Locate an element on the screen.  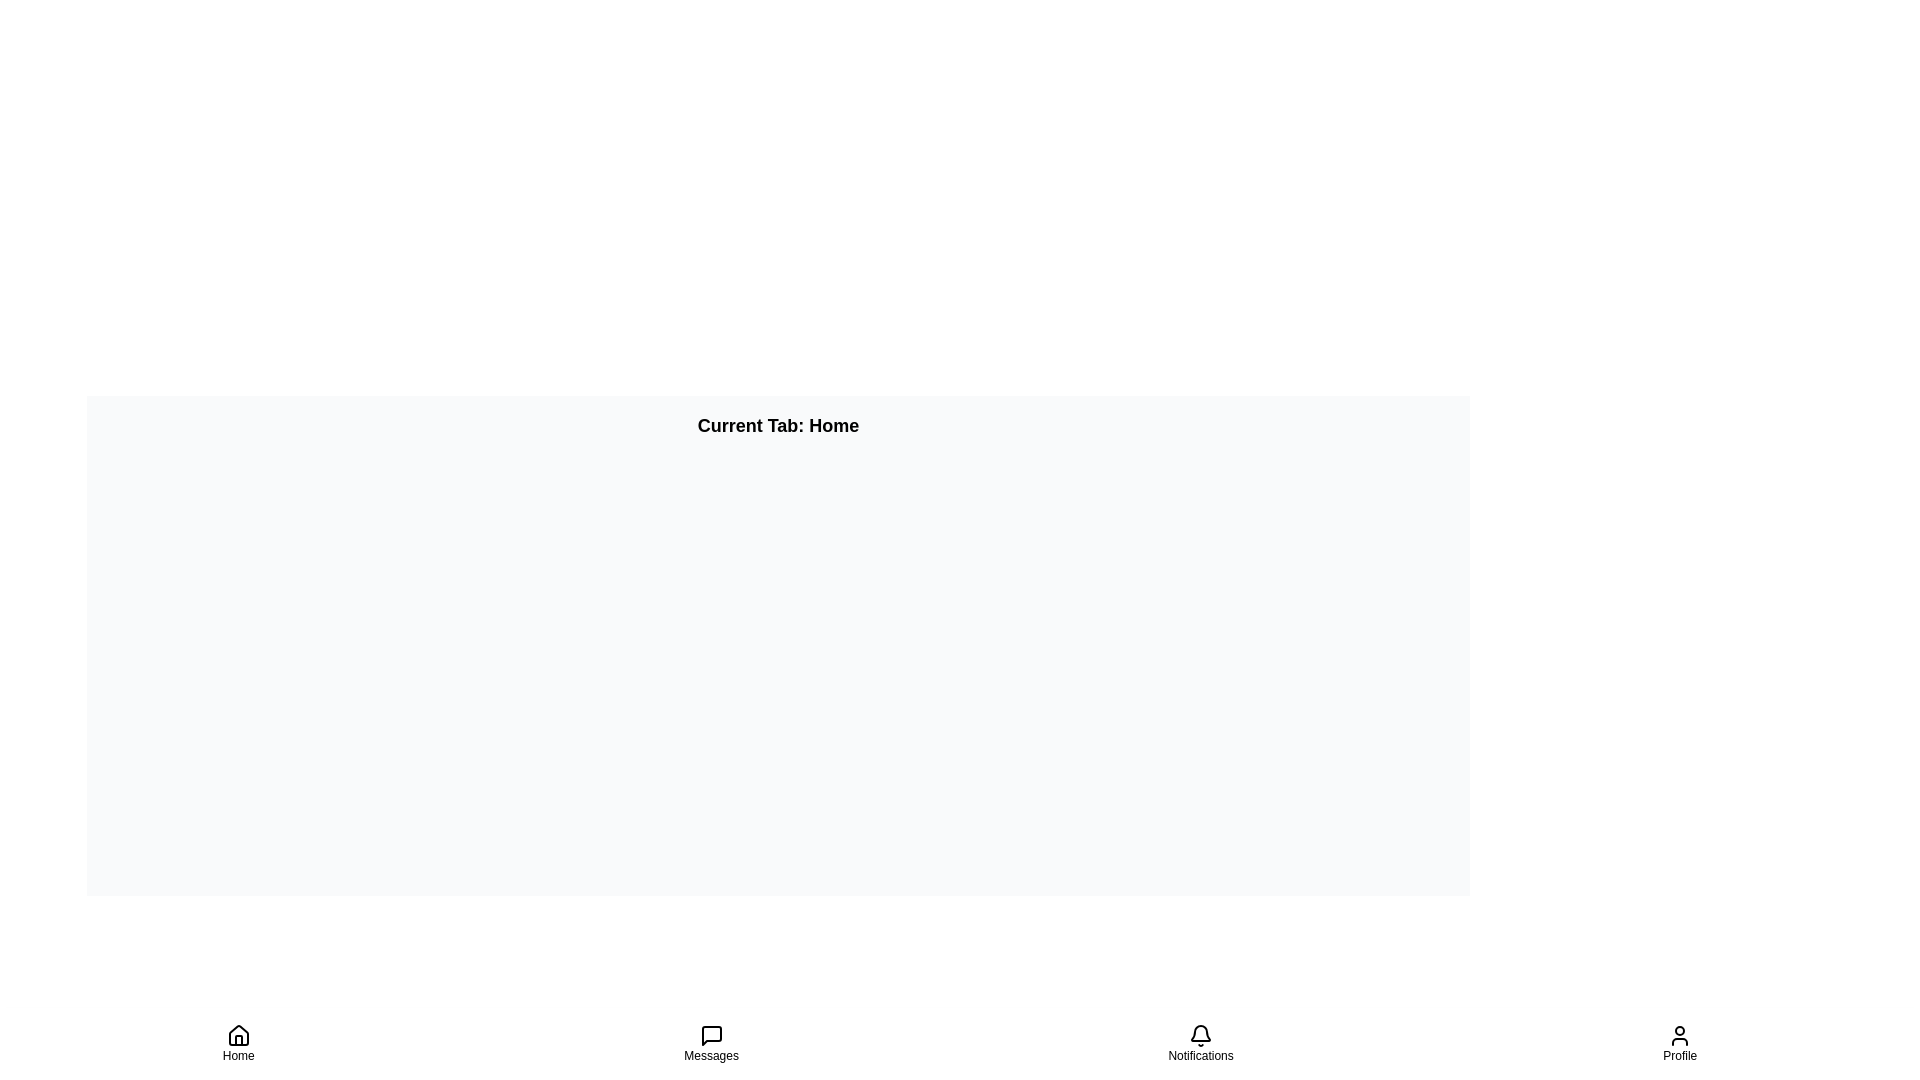
the second button in the bottom navigation bar is located at coordinates (711, 1043).